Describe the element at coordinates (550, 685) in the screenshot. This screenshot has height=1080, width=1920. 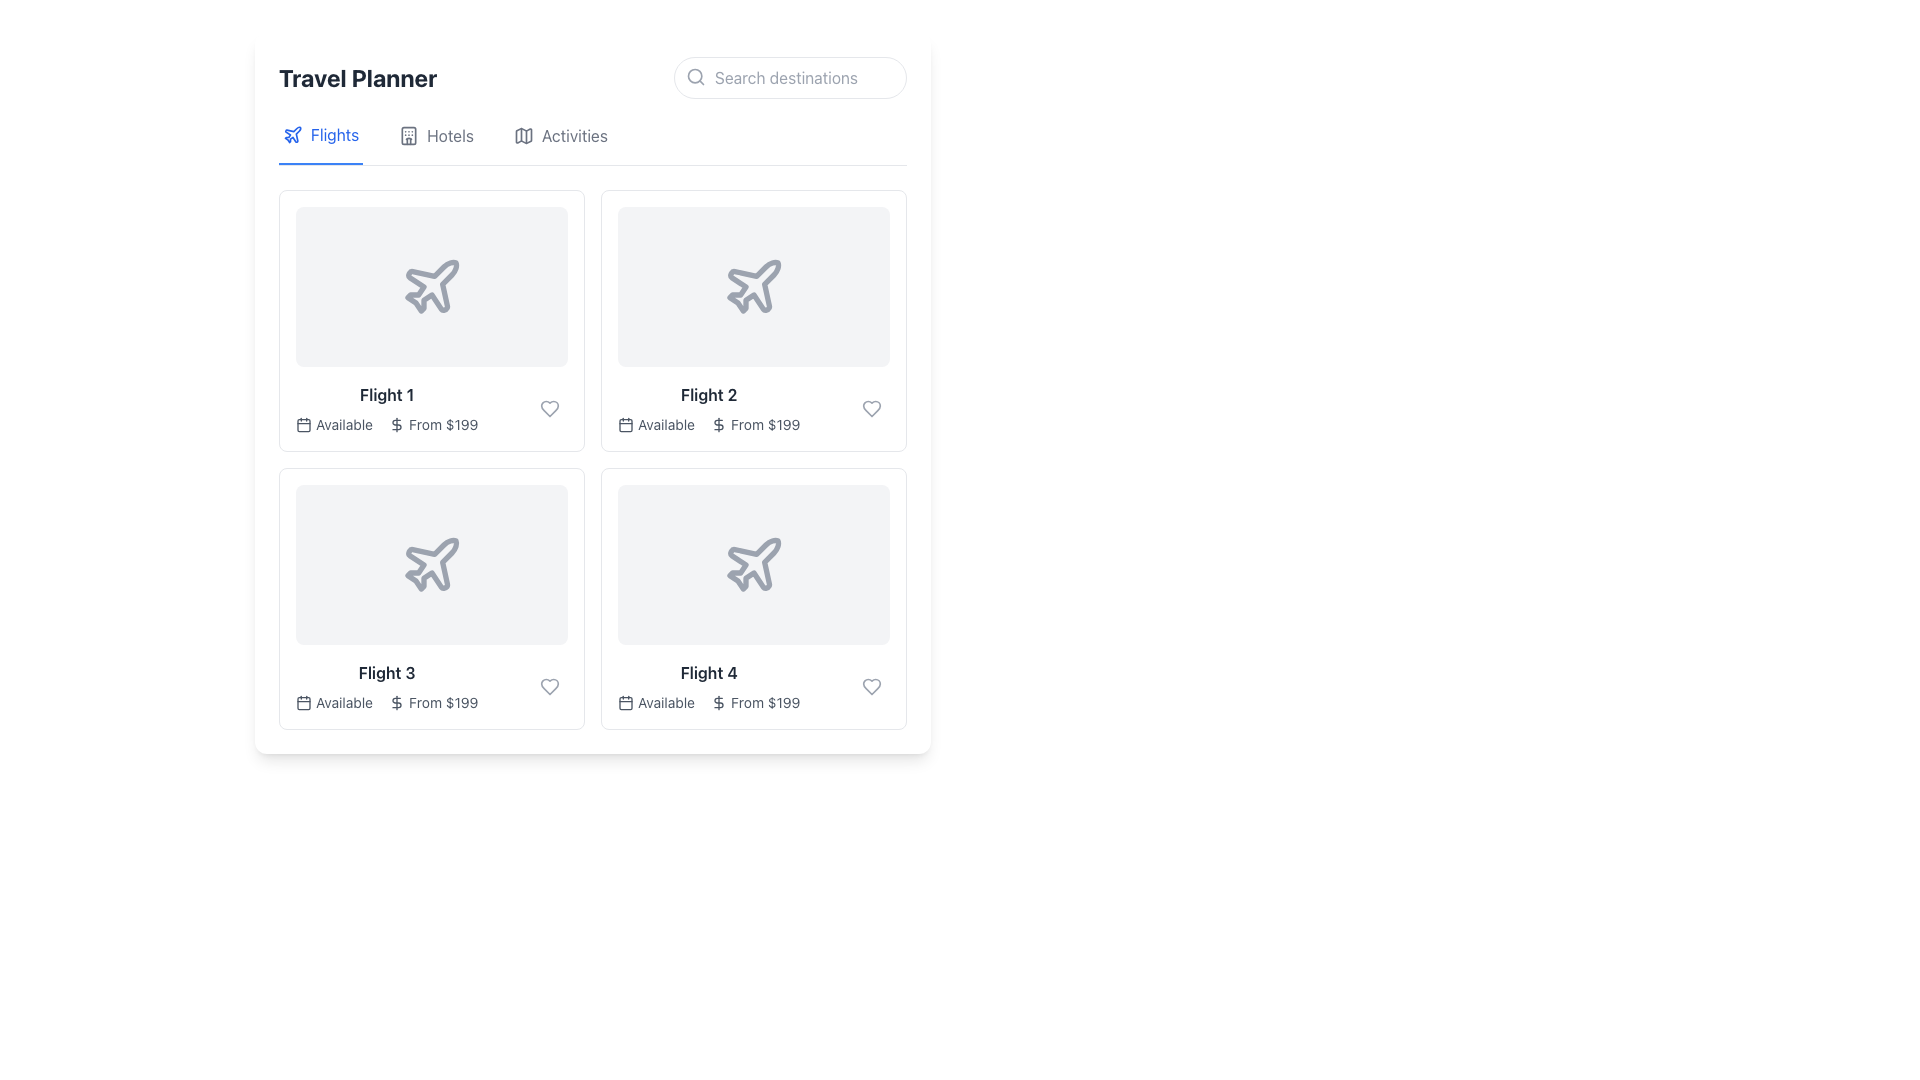
I see `the heart-shaped icon button in the bottom-right area of the 'Flight 3' card to favorite the flight` at that location.